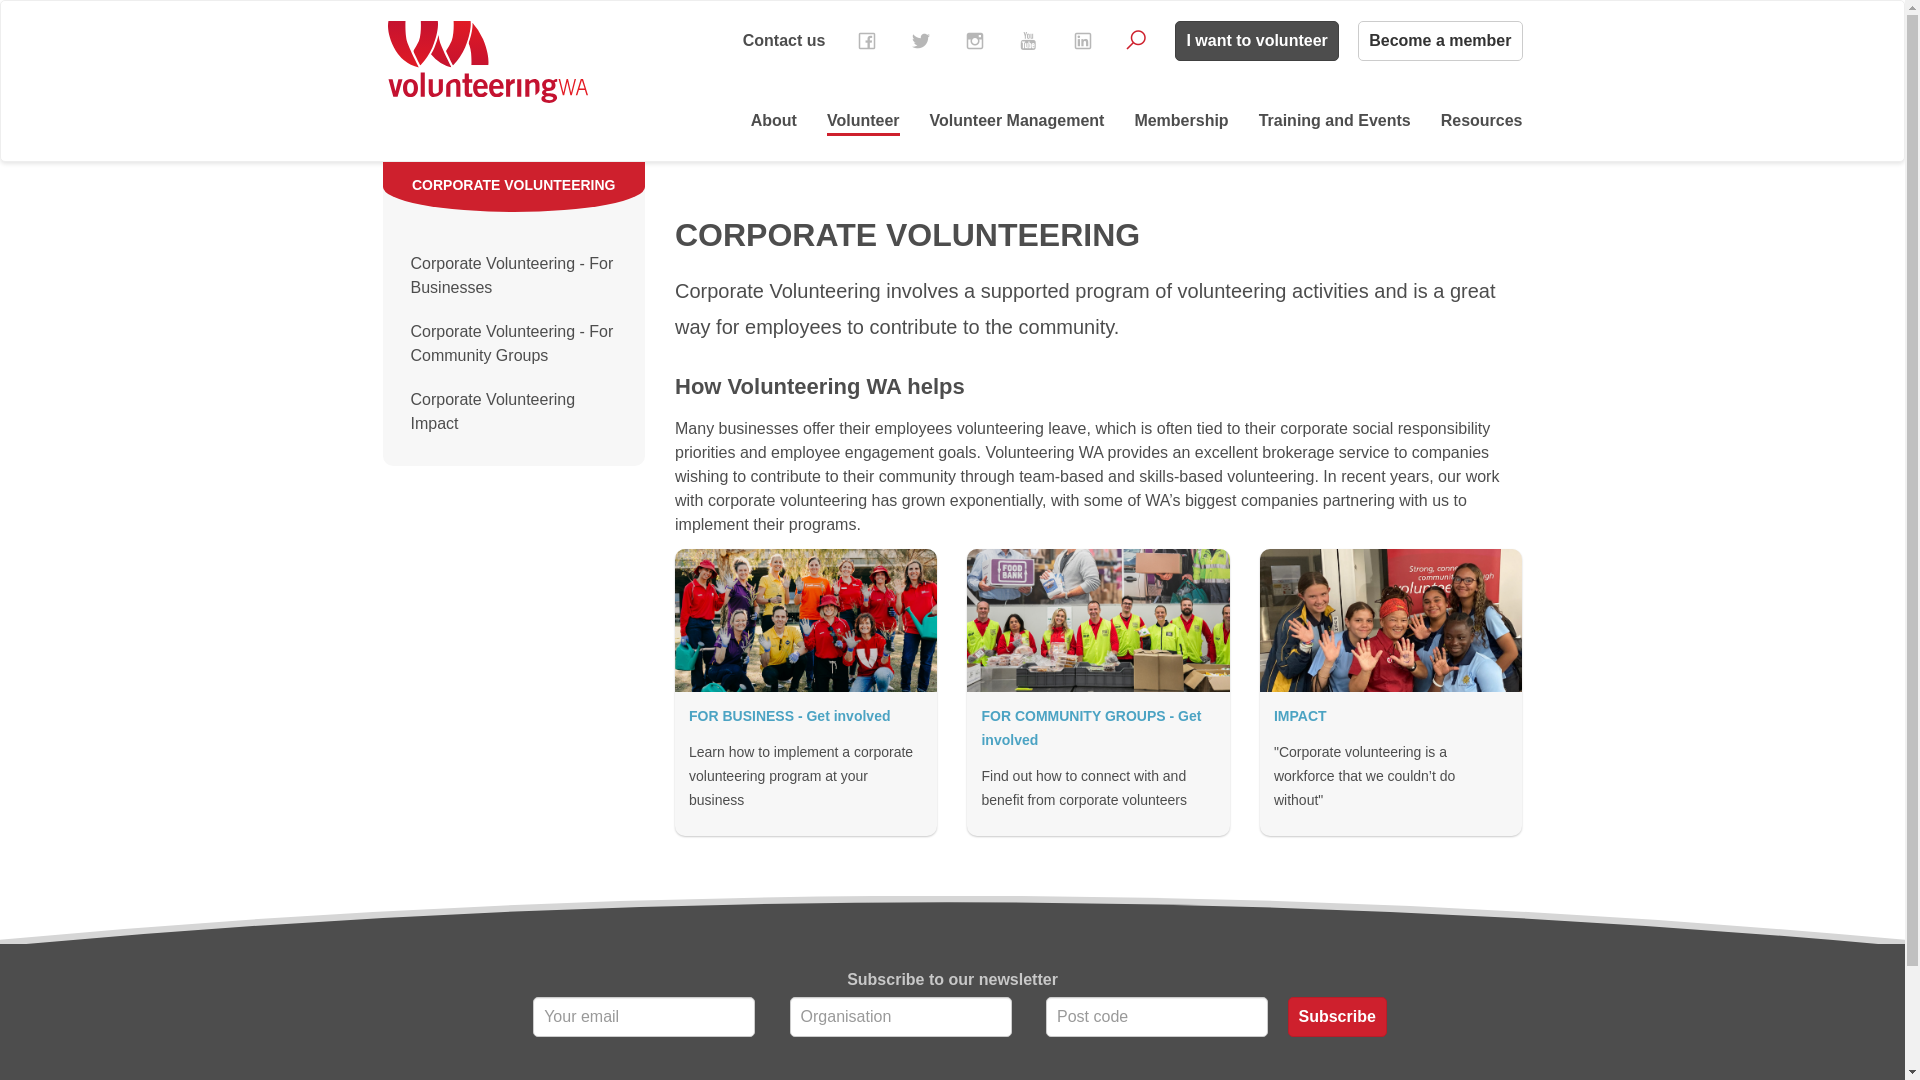 The height and width of the screenshot is (1080, 1920). What do you see at coordinates (788, 715) in the screenshot?
I see `'FOR BUSINESS - Get involved'` at bounding box center [788, 715].